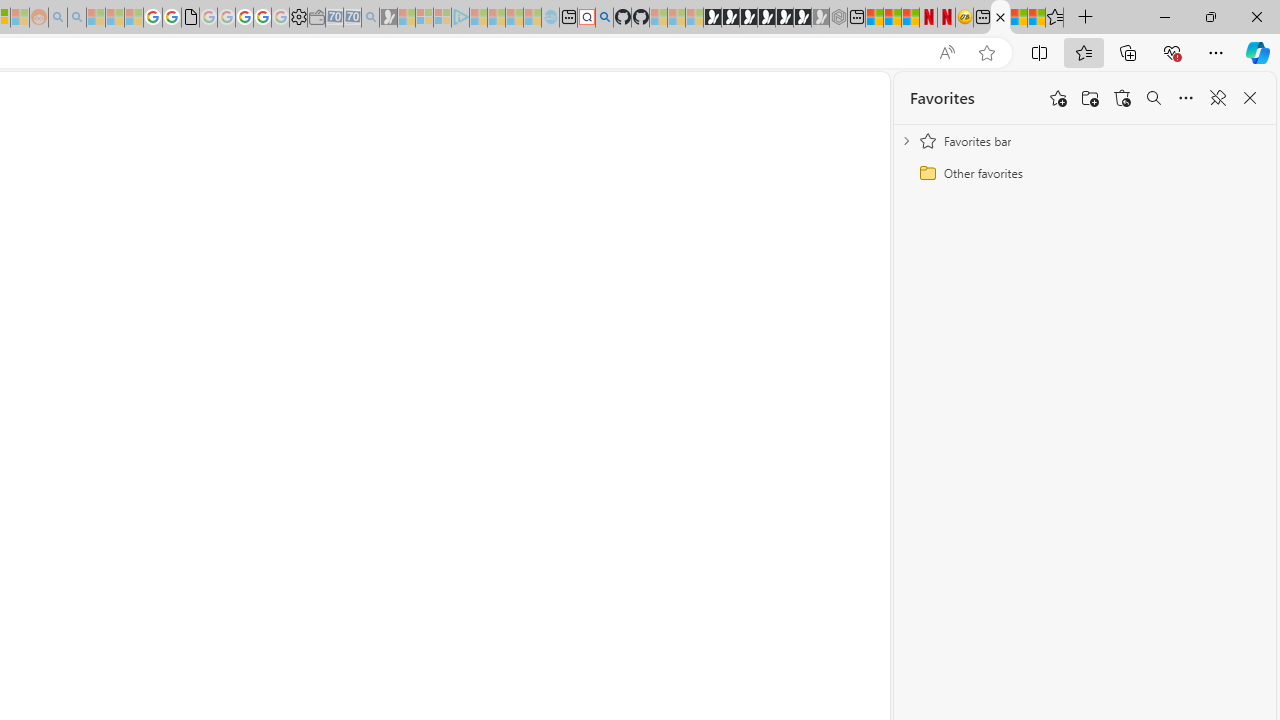 This screenshot has height=720, width=1280. I want to click on 'Add this page to favorites', so click(1057, 98).